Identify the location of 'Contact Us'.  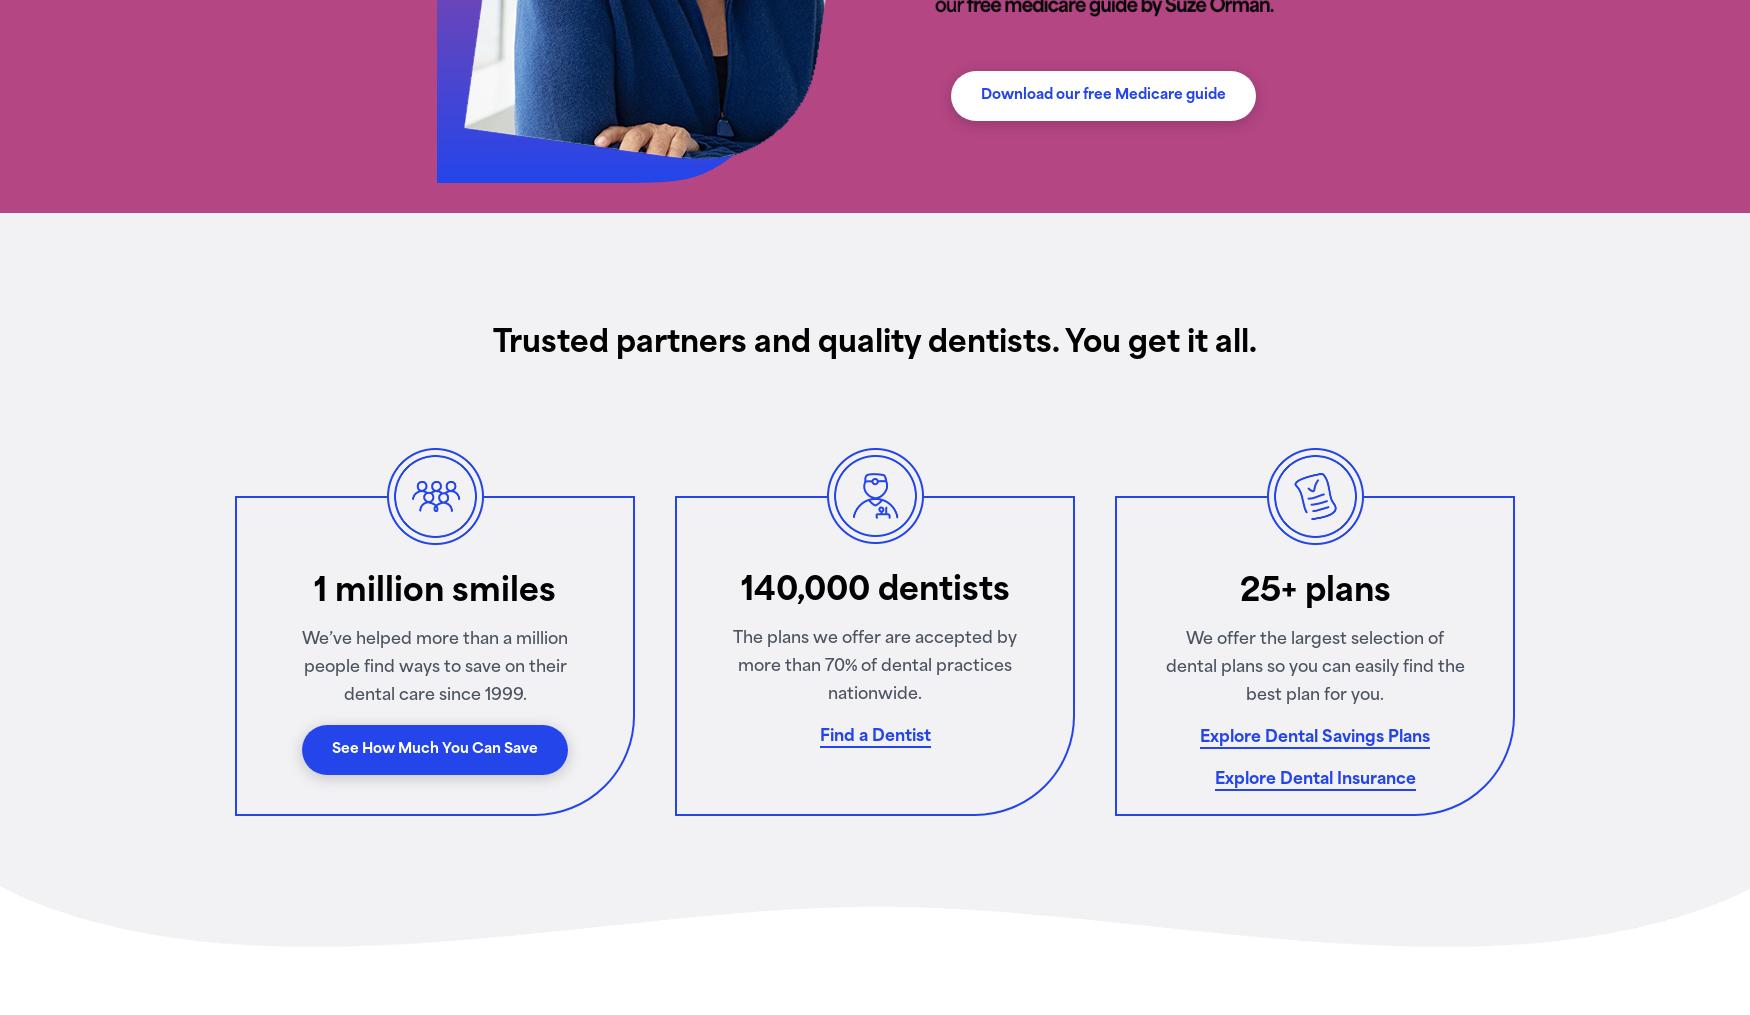
(320, 410).